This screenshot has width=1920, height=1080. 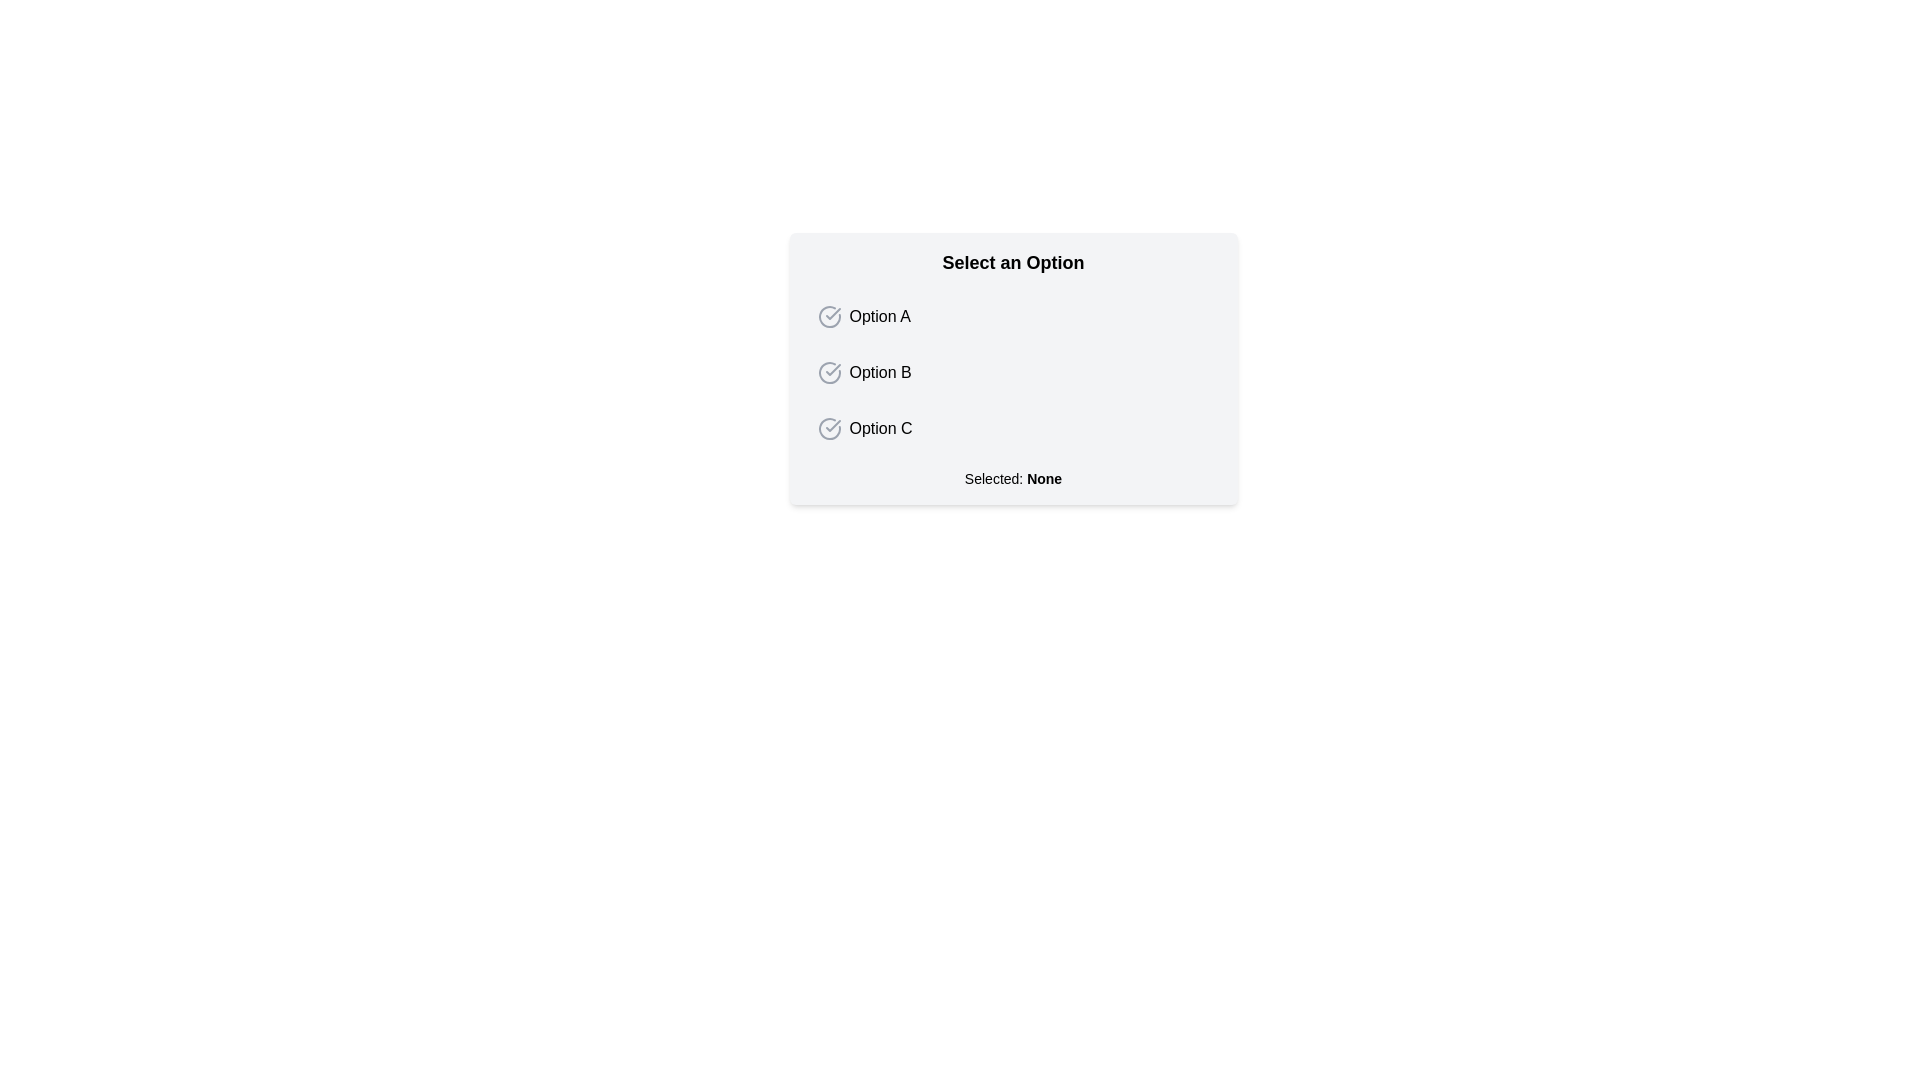 What do you see at coordinates (1013, 373) in the screenshot?
I see `one of the options in the list labeled 'Option A', 'Option B', or 'Option C' within the card titled 'Select an Option'` at bounding box center [1013, 373].